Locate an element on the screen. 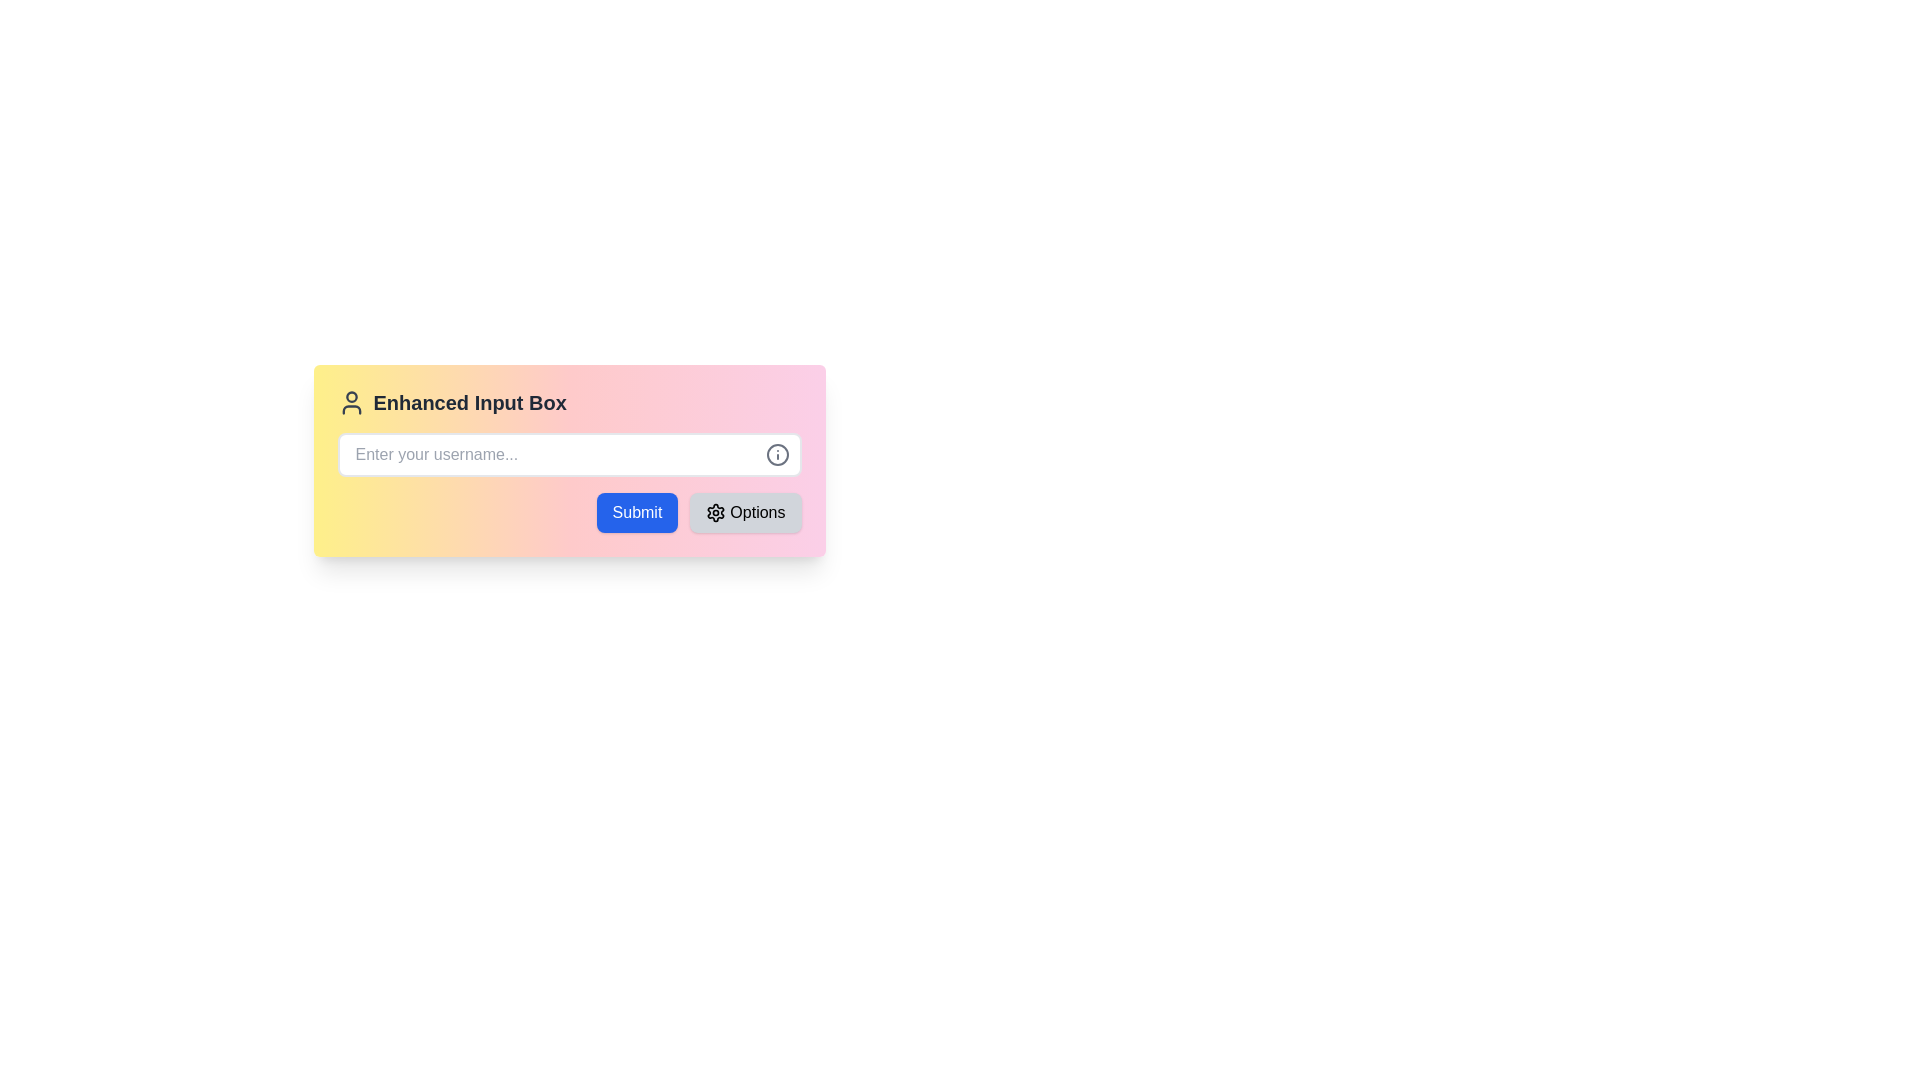 This screenshot has width=1920, height=1080. the user/account icon located at the leftmost end of the 'Enhanced Input Box' header, adjacent to the text is located at coordinates (351, 402).